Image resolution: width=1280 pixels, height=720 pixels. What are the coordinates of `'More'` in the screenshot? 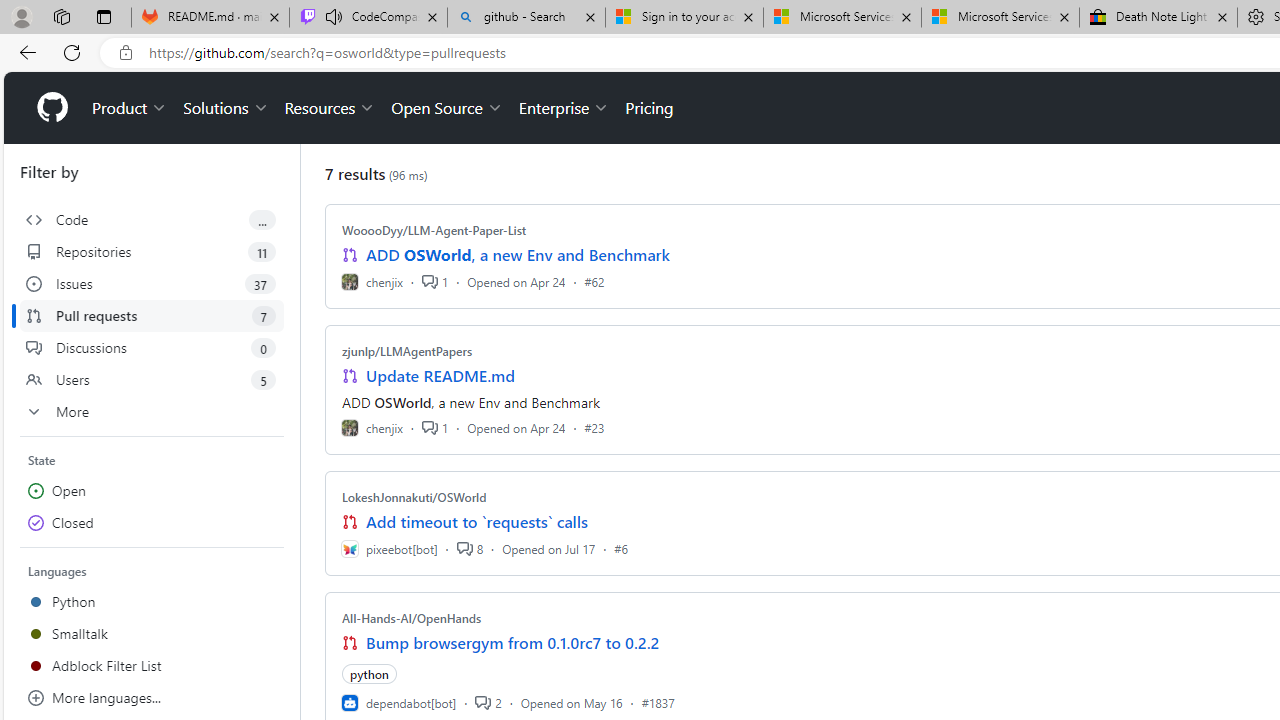 It's located at (151, 410).